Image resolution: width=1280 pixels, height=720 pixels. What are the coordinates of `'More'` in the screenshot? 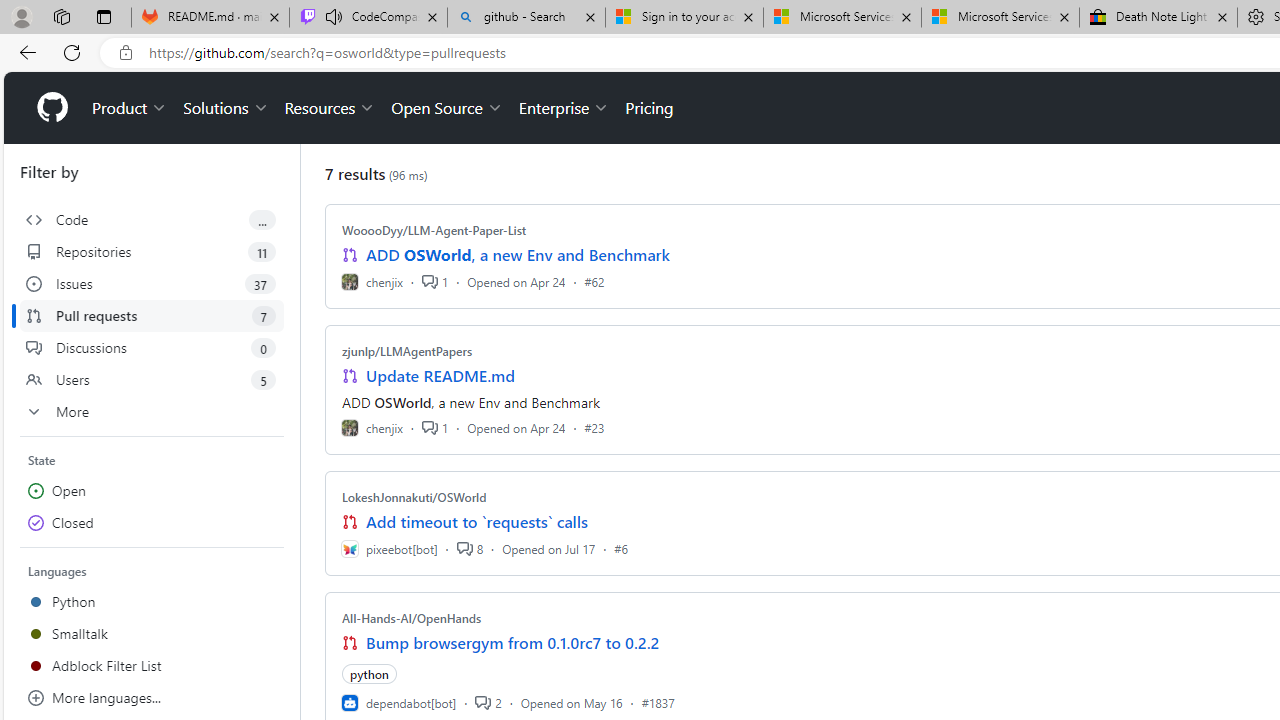 It's located at (151, 410).